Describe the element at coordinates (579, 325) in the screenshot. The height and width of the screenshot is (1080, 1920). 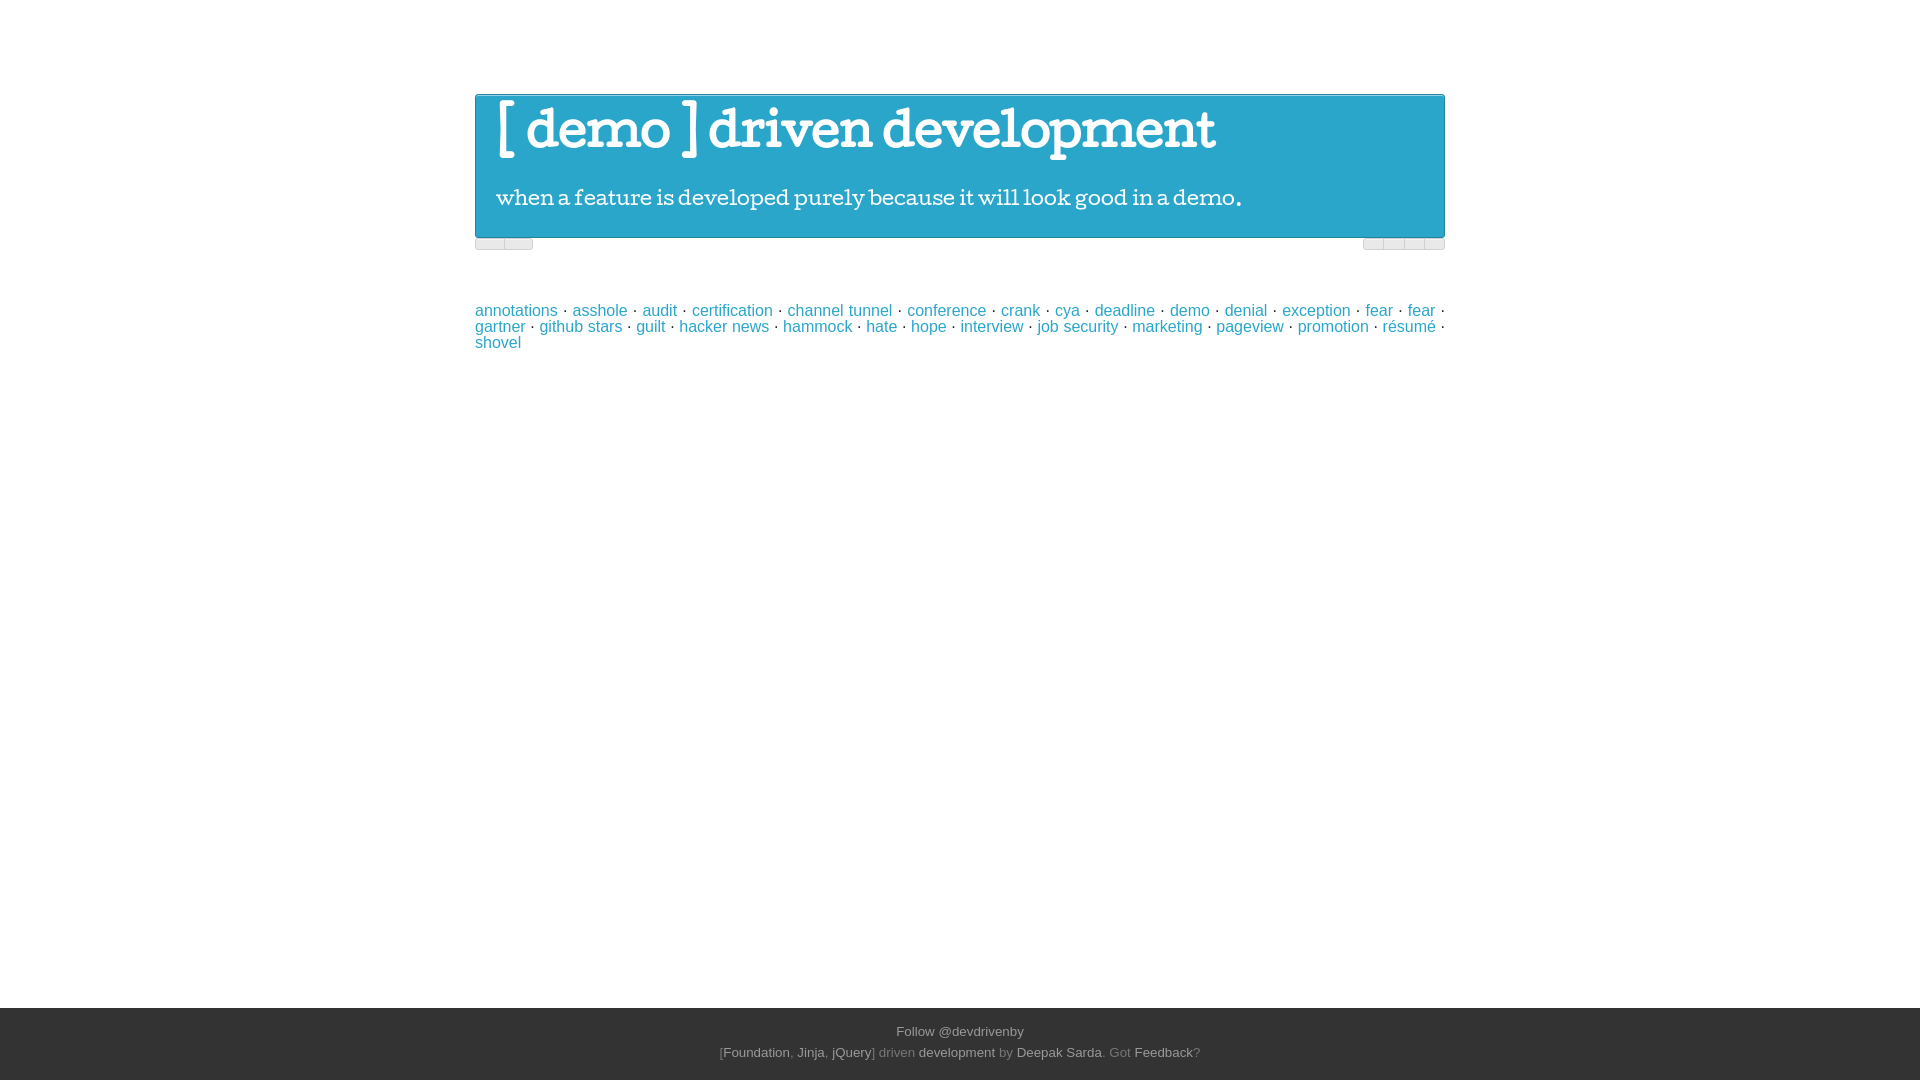
I see `'github stars'` at that location.